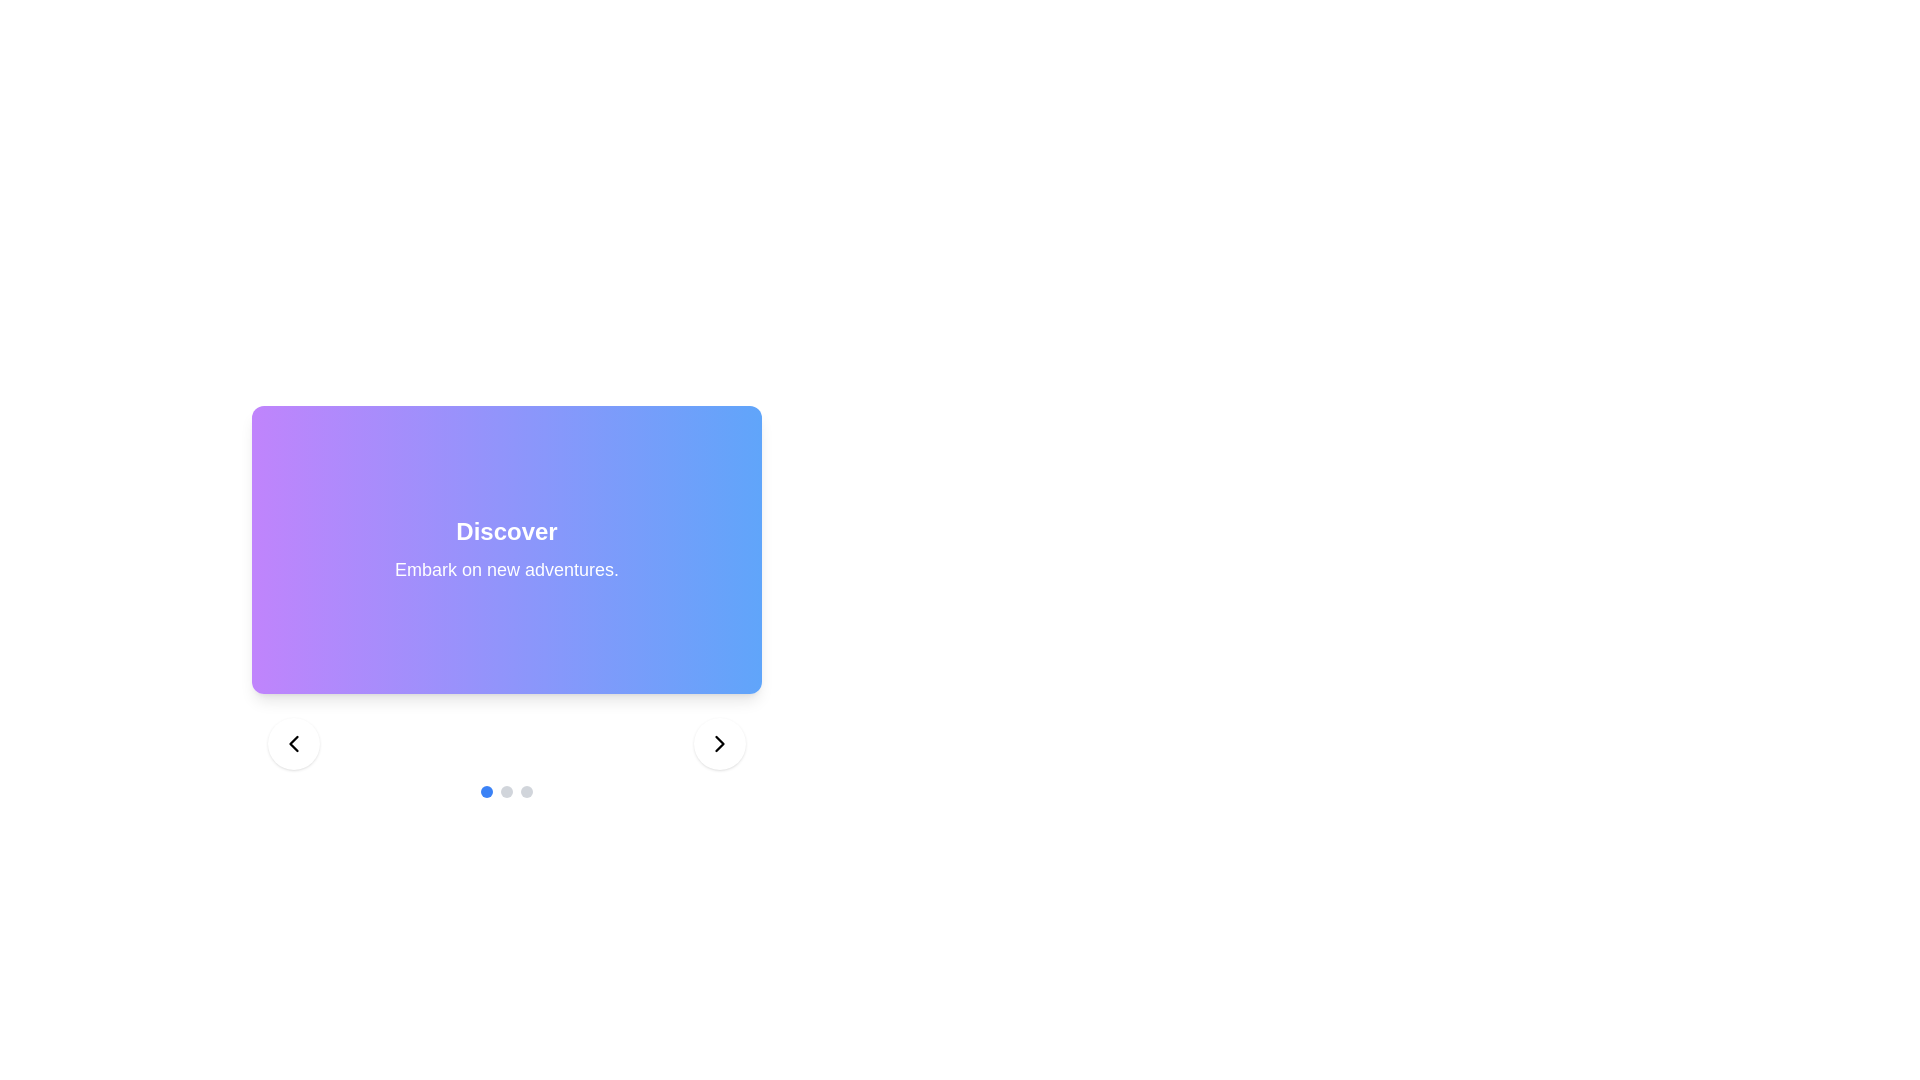  I want to click on the second dot indicator of the carousel navigation, which is positioned between the first blue circle and the gray circle, so click(507, 790).